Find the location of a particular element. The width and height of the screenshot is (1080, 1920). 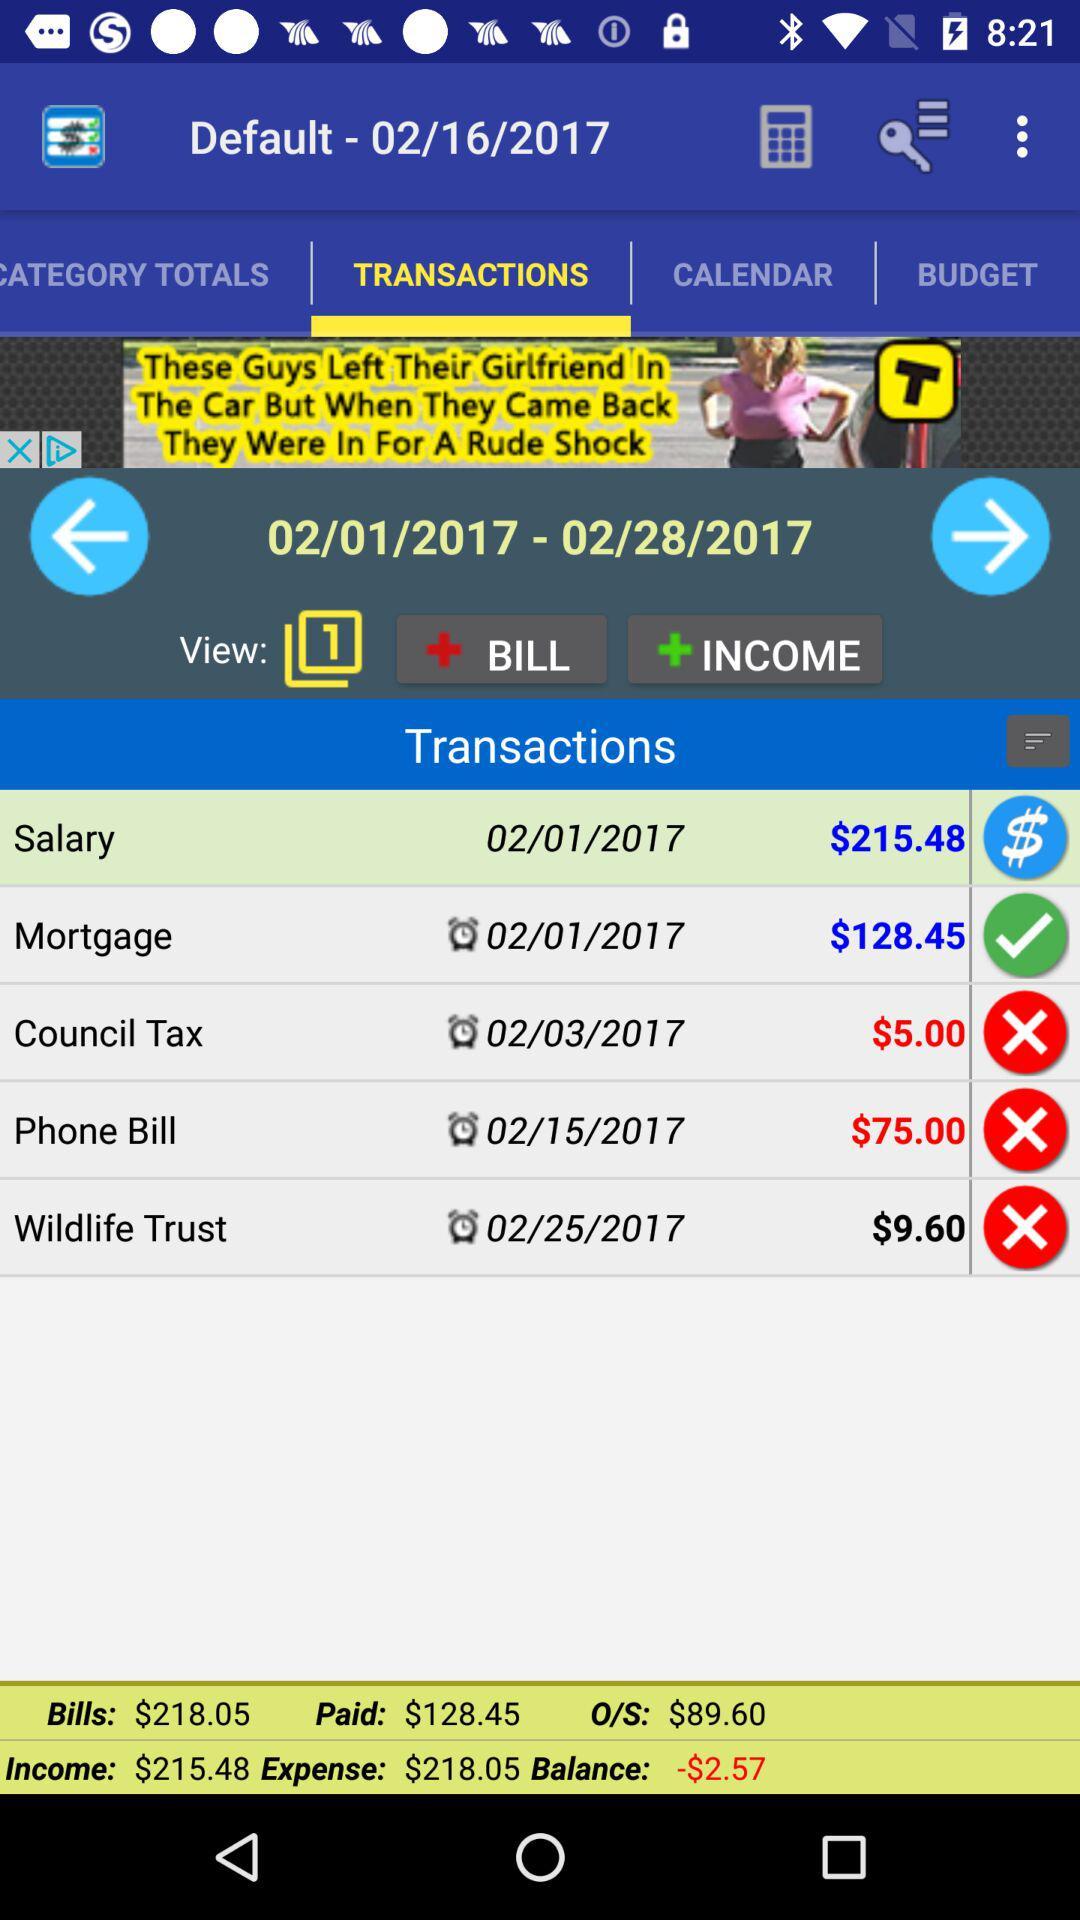

bring up pages is located at coordinates (322, 648).